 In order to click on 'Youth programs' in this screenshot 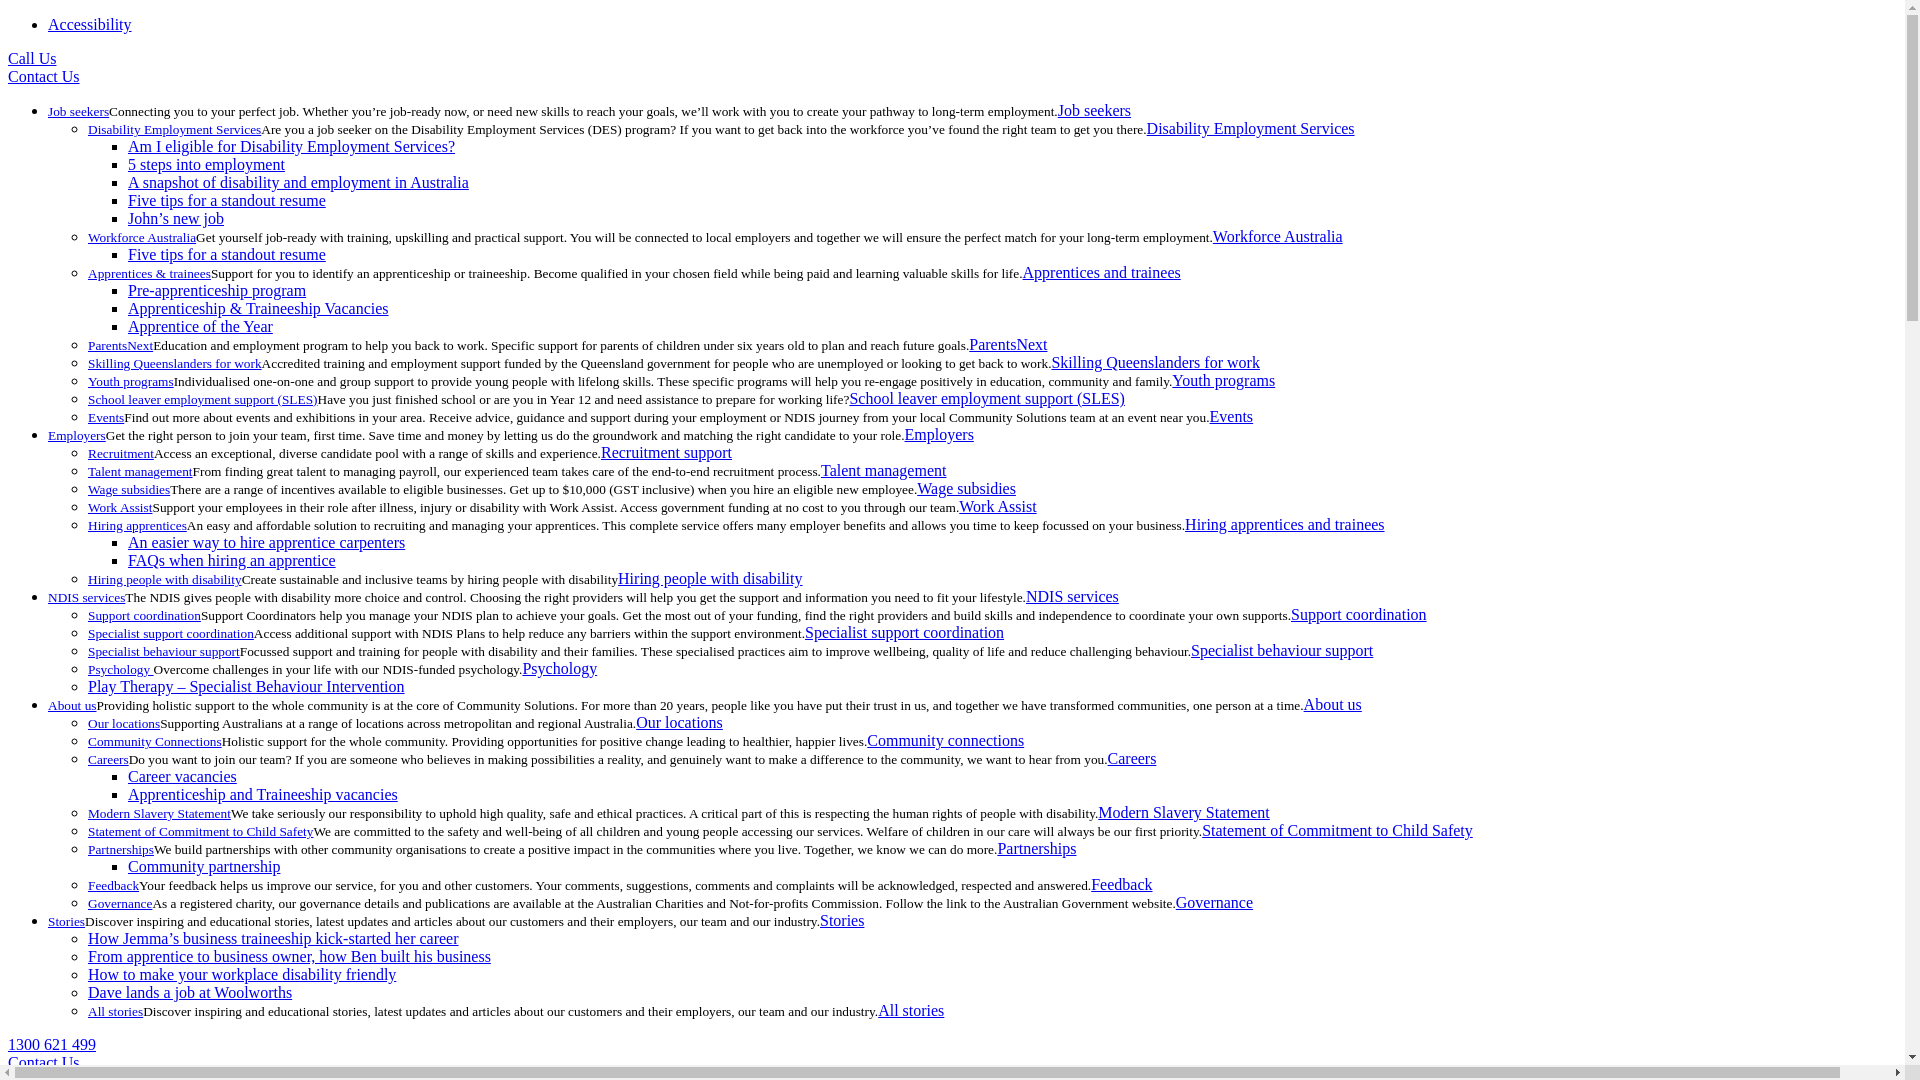, I will do `click(1222, 380)`.